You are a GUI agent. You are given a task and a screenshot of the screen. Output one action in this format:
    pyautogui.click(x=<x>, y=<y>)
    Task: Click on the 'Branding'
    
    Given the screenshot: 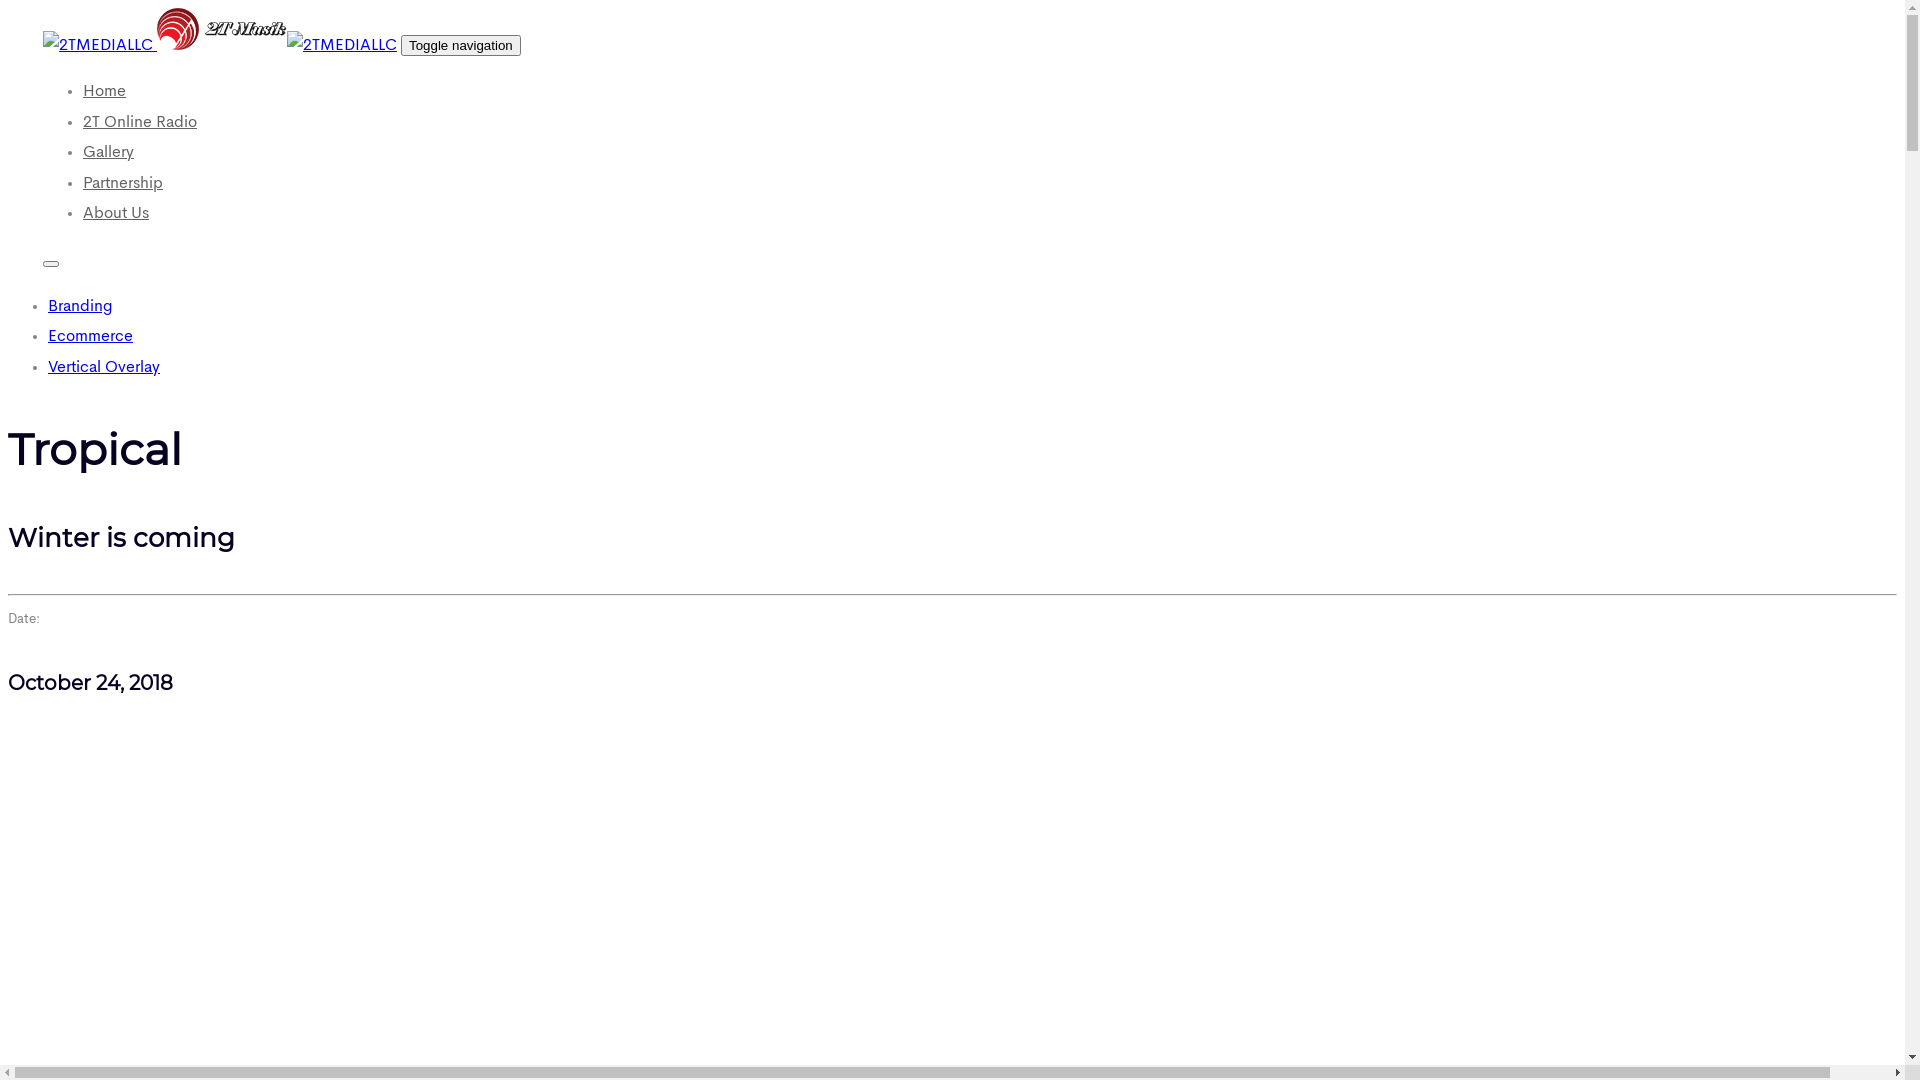 What is the action you would take?
    pyautogui.click(x=80, y=307)
    